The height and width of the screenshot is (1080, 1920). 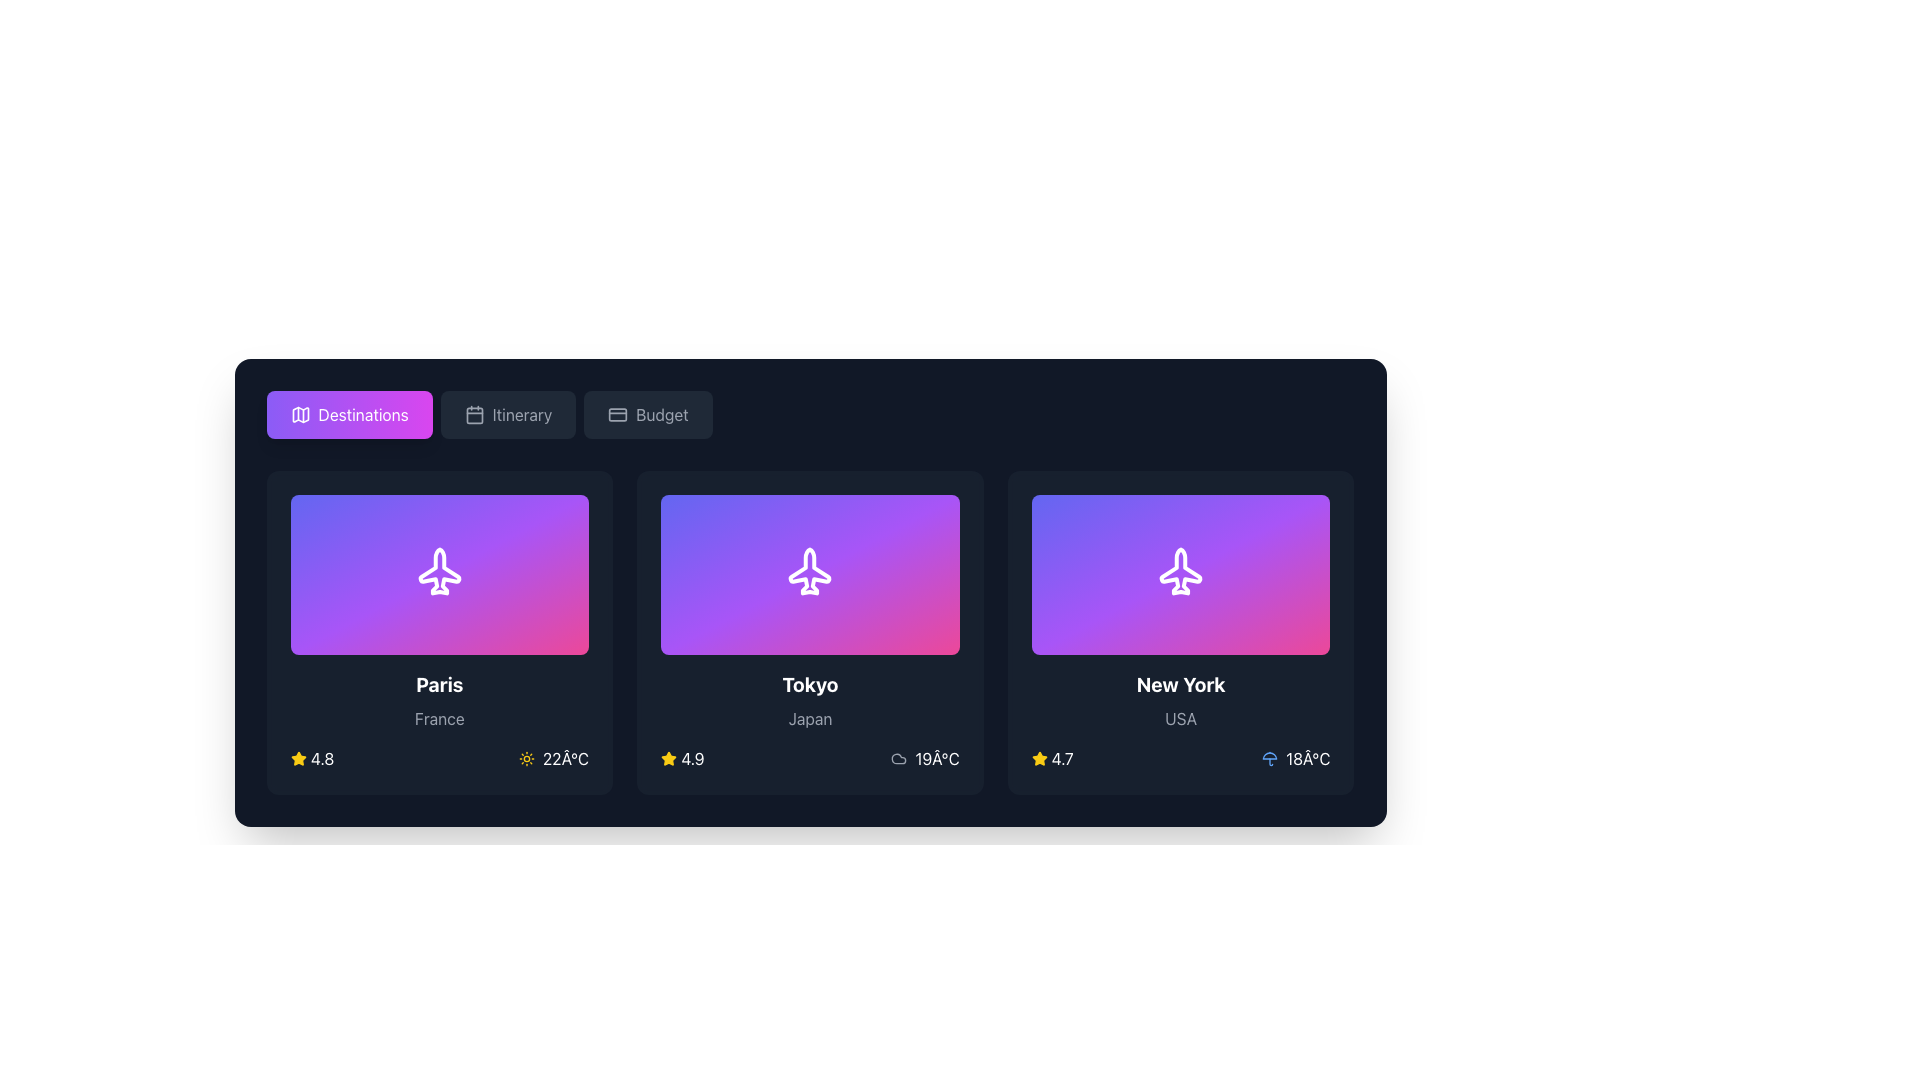 I want to click on the sun icon representing sunny weather, located to the left of the '22°C' text and below the '4.8' rating star in the card for 'Paris, France', so click(x=526, y=759).